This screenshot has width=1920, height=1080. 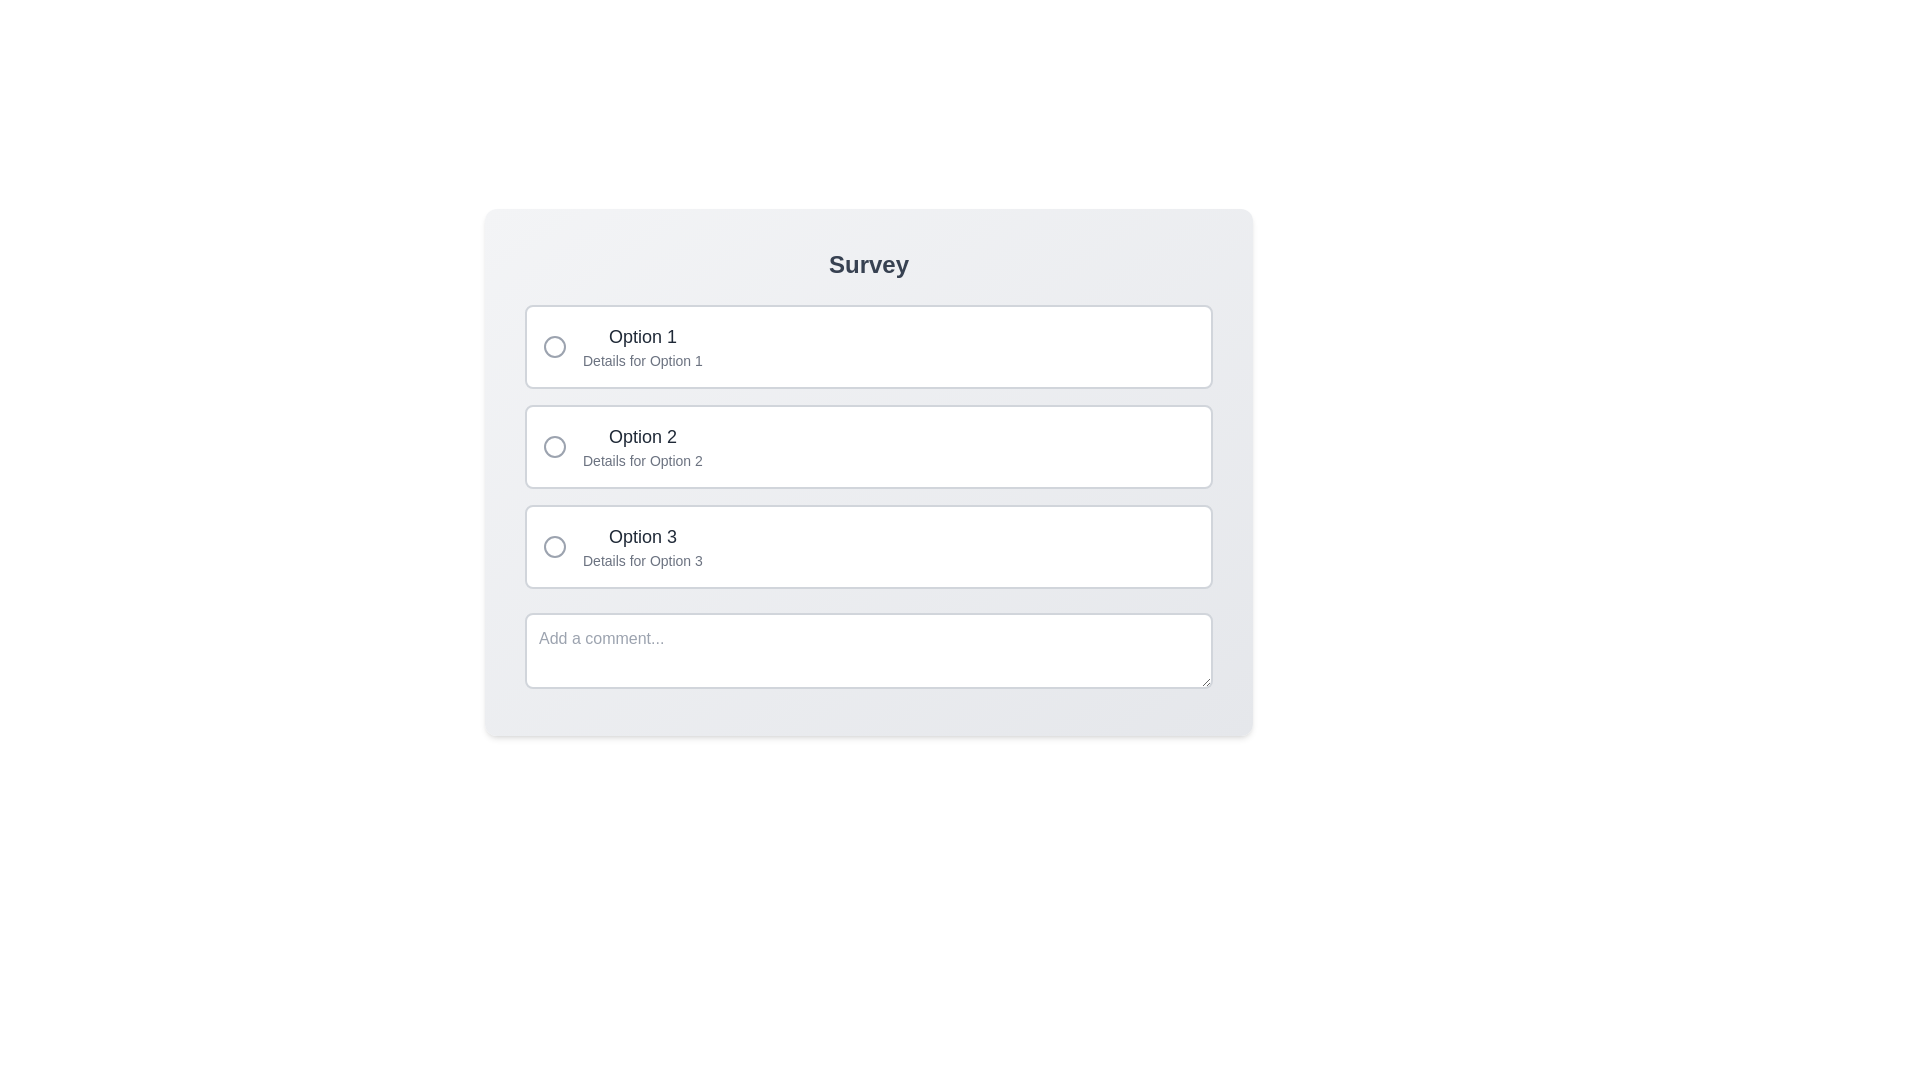 I want to click on the unfilled circular gray icon located to the left of 'Option 3' in the survey options interface, so click(x=555, y=547).